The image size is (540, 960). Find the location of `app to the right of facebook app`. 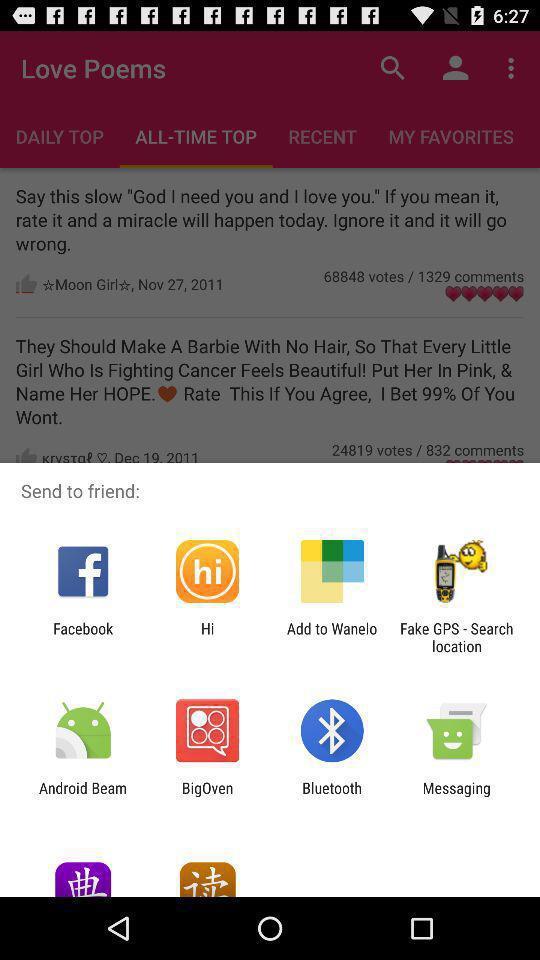

app to the right of facebook app is located at coordinates (206, 636).